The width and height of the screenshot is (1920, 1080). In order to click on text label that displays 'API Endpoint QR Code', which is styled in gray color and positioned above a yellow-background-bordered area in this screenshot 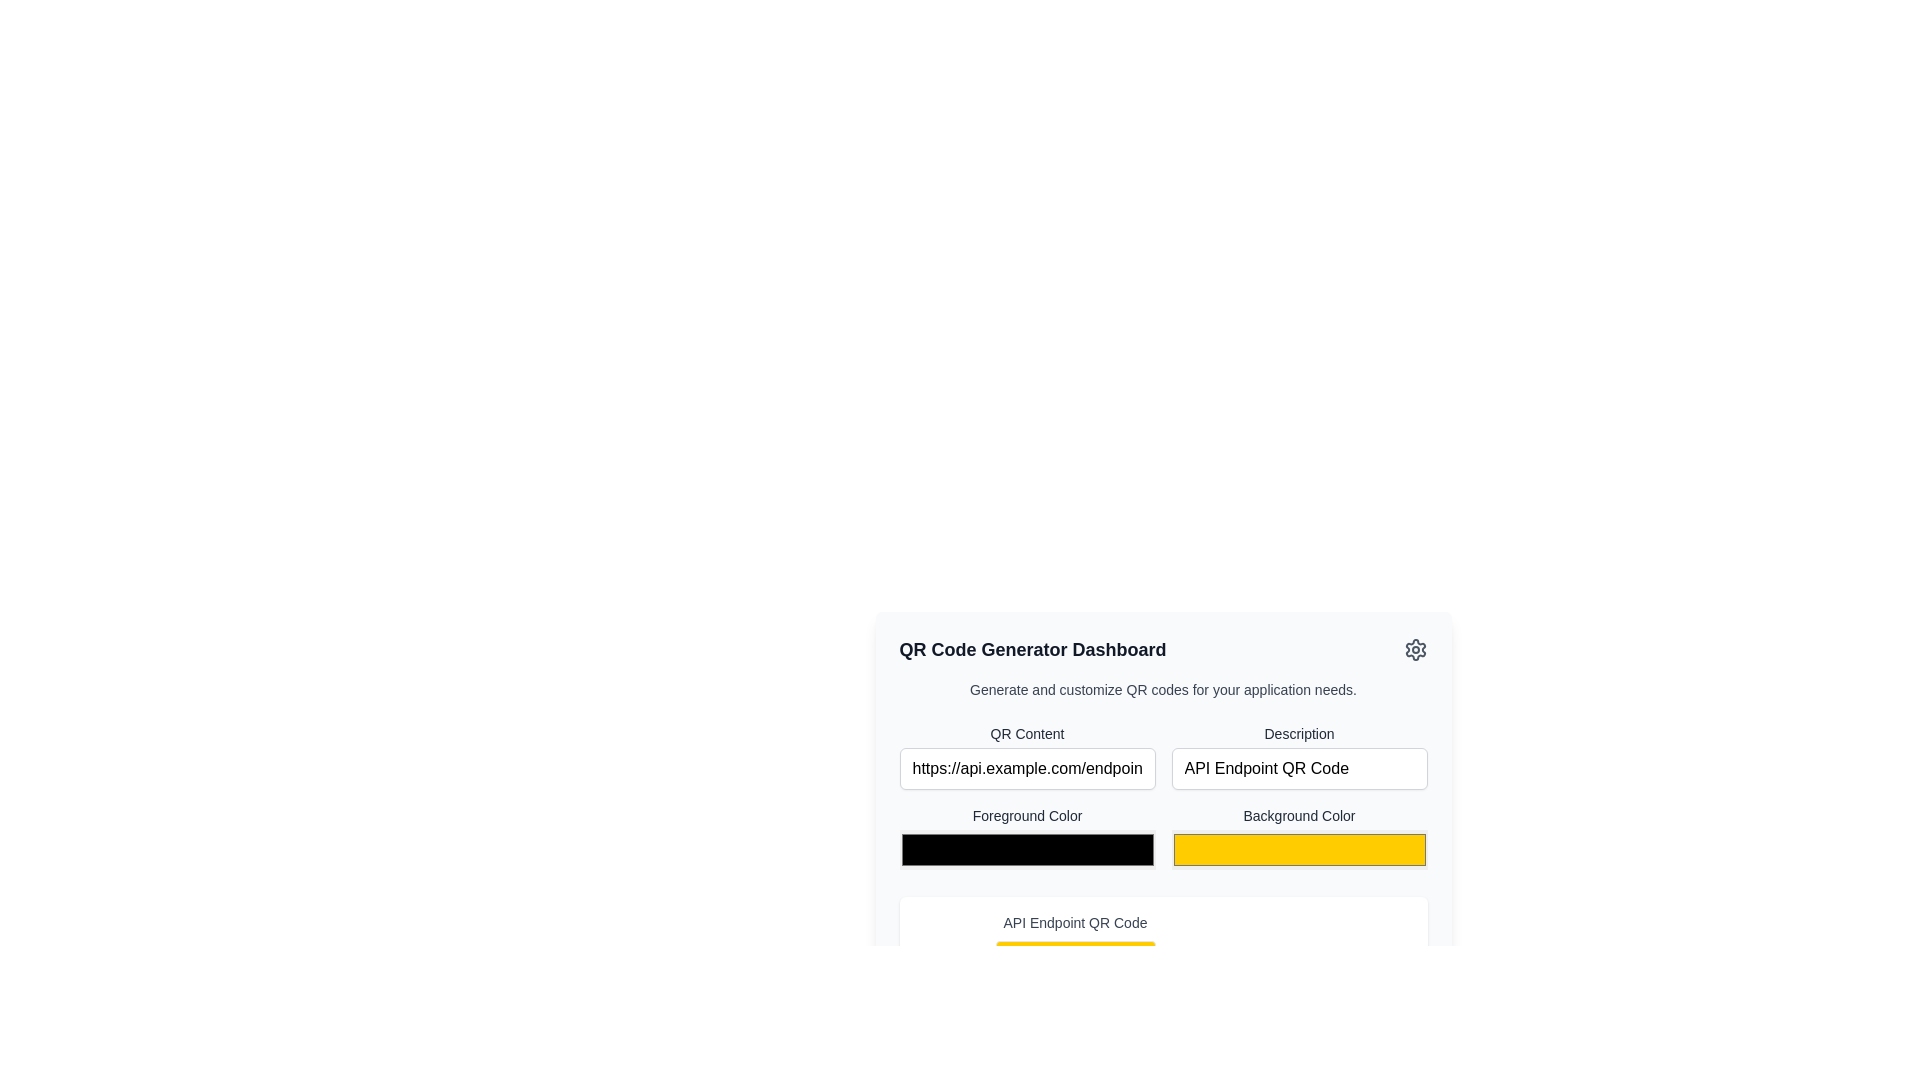, I will do `click(1074, 922)`.